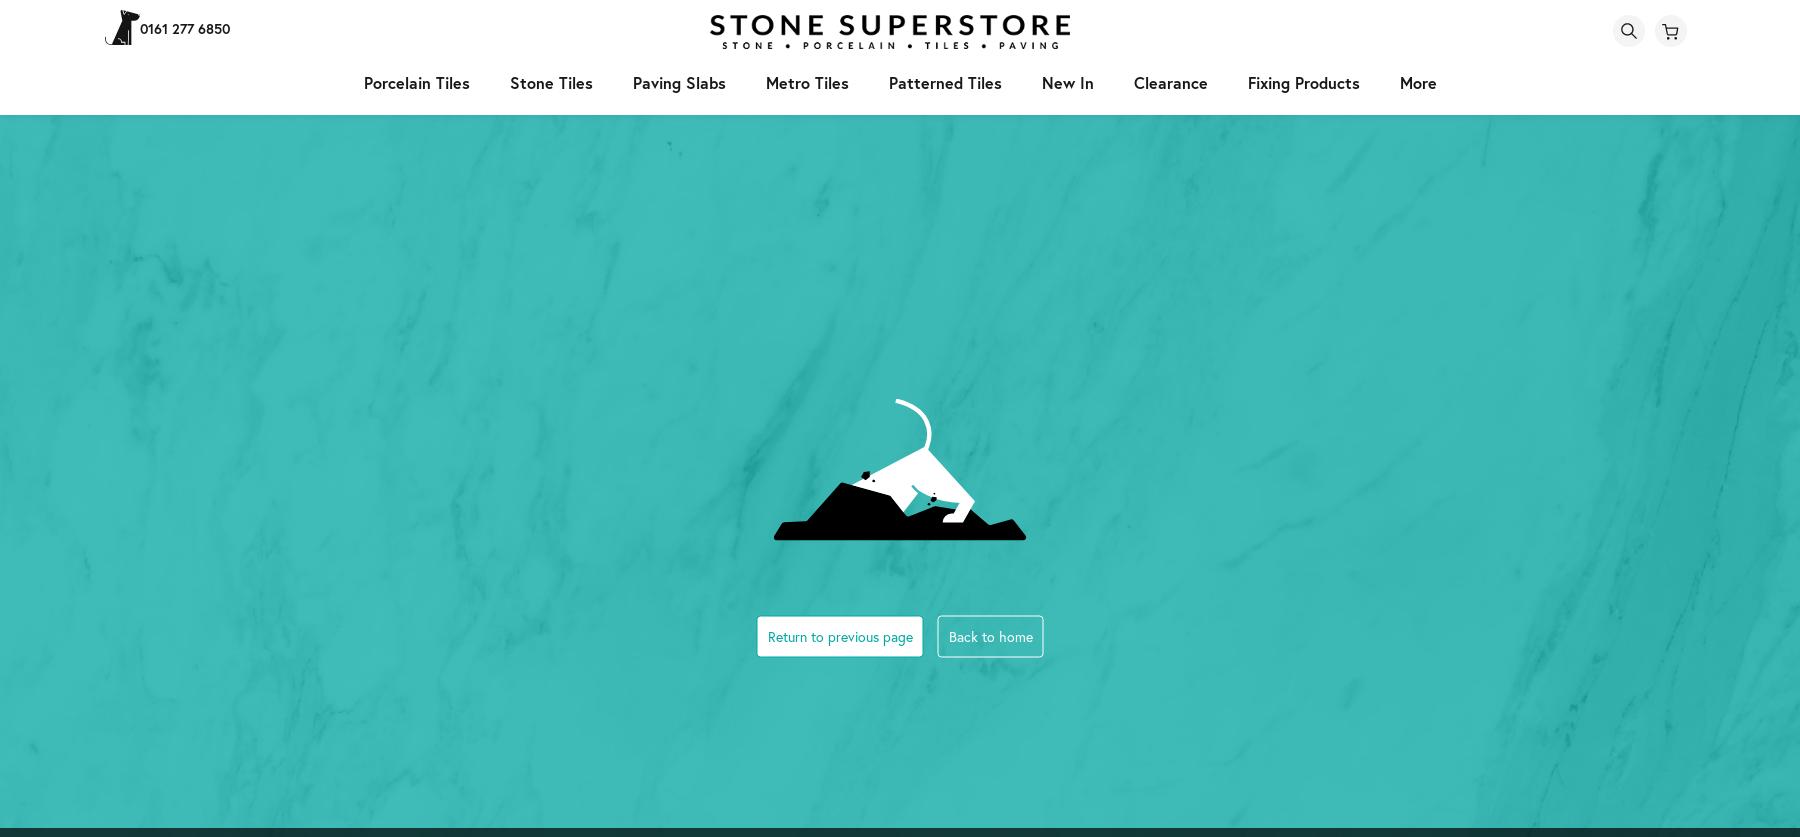  I want to click on 'stone tiles', so click(508, 82).